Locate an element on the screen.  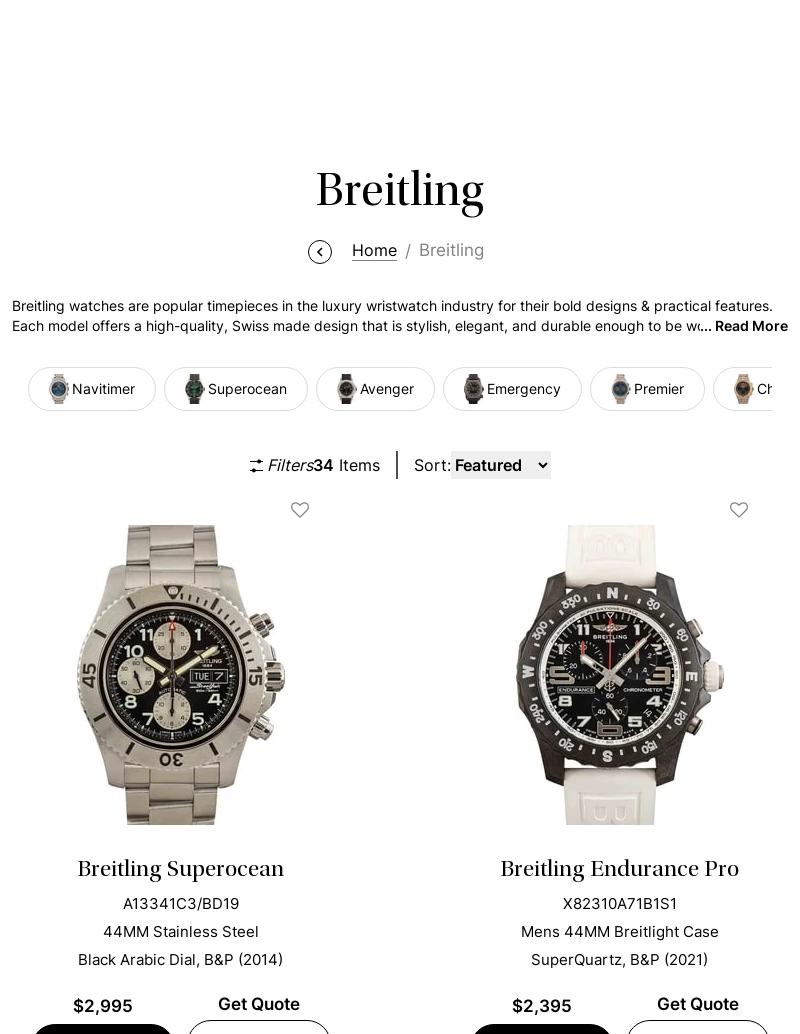
'Yes, Breitling is one of the most recognizable luxury Swiss watch brands. Despite being a major luxury brand, Breitling still manages to produce watches that are more affordable than some of its competitors, like Rolex and Cartier. As such, you can expect pre-owned Breitling watches to be even more affordable. Consider looking through our wide collection of Breitling watches to finally own a luxury timepiece.' is located at coordinates (398, 309).